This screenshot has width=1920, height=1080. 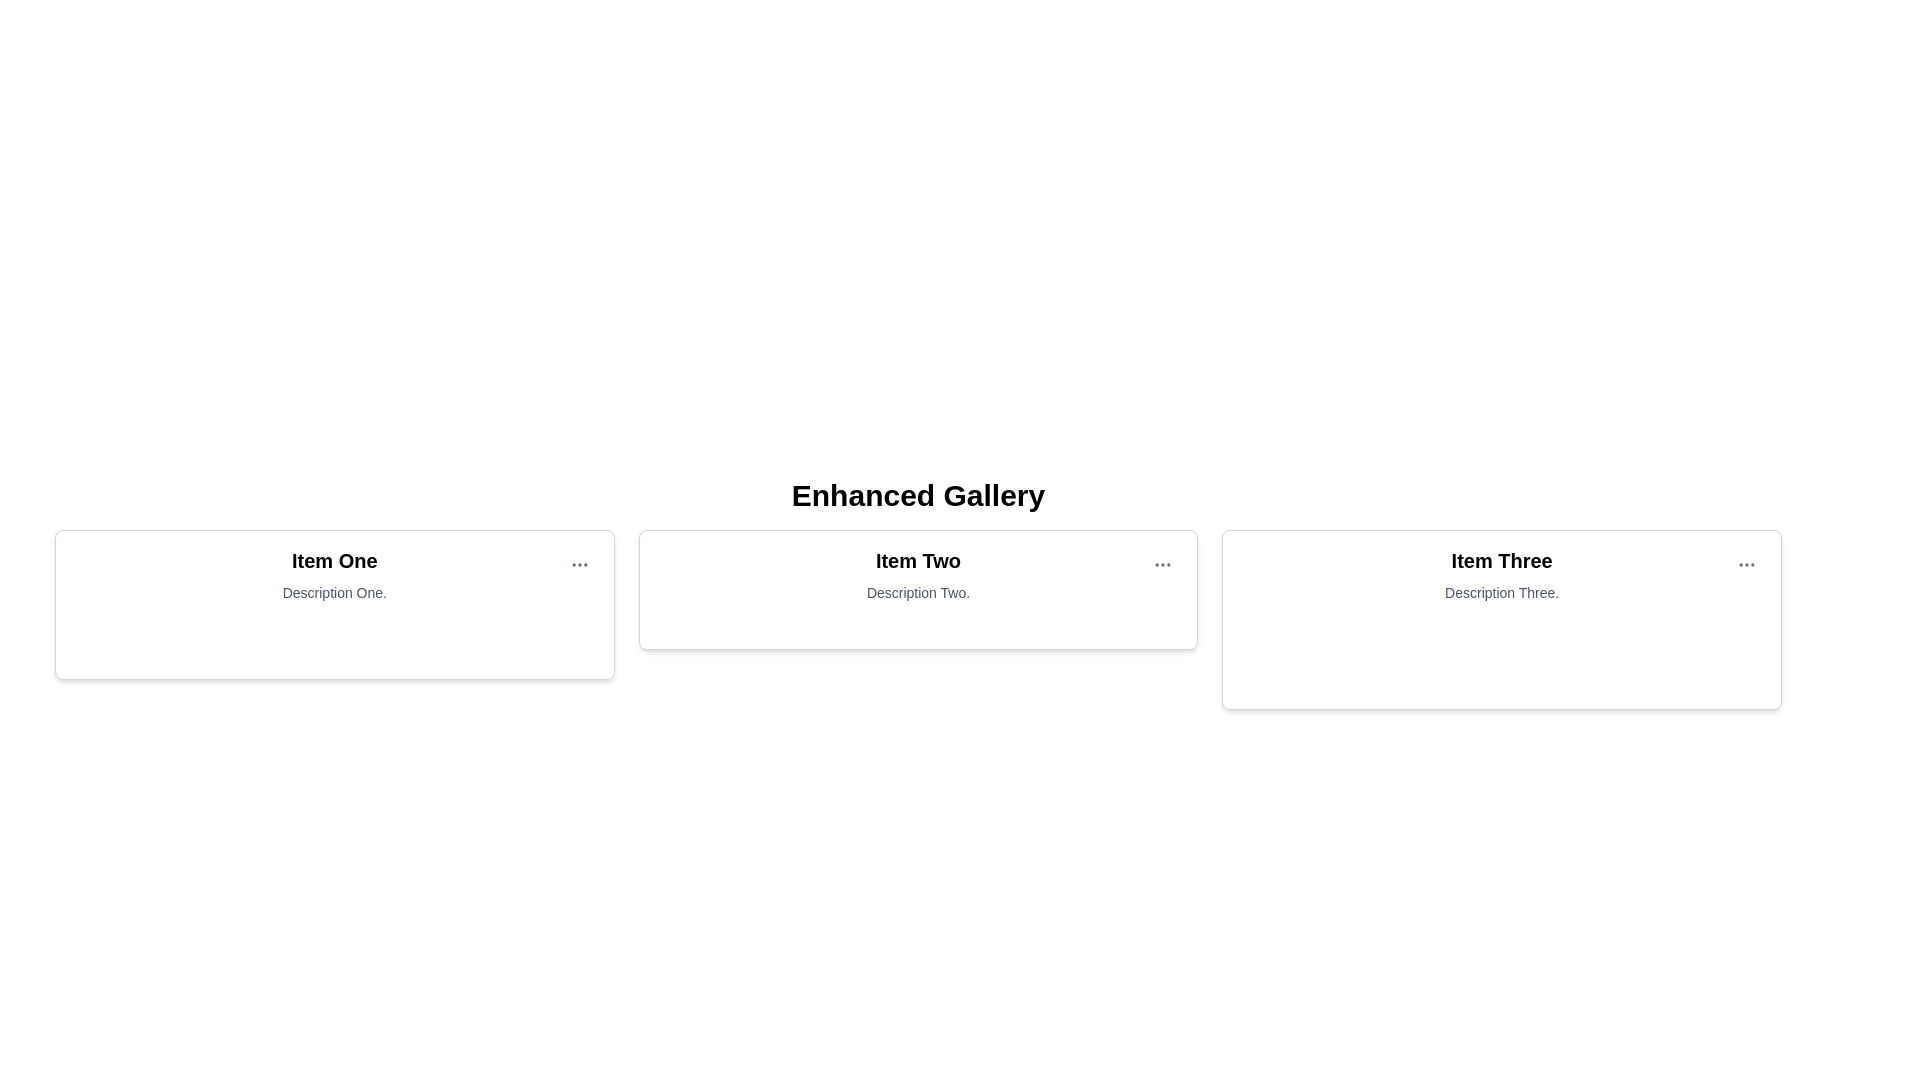 What do you see at coordinates (1502, 574) in the screenshot?
I see `the third card in the gallery, which displays the title 'Item Three' in bold and larger text, and a smaller description 'Description Three.' with a three-dot menu icon in the top-right corner` at bounding box center [1502, 574].